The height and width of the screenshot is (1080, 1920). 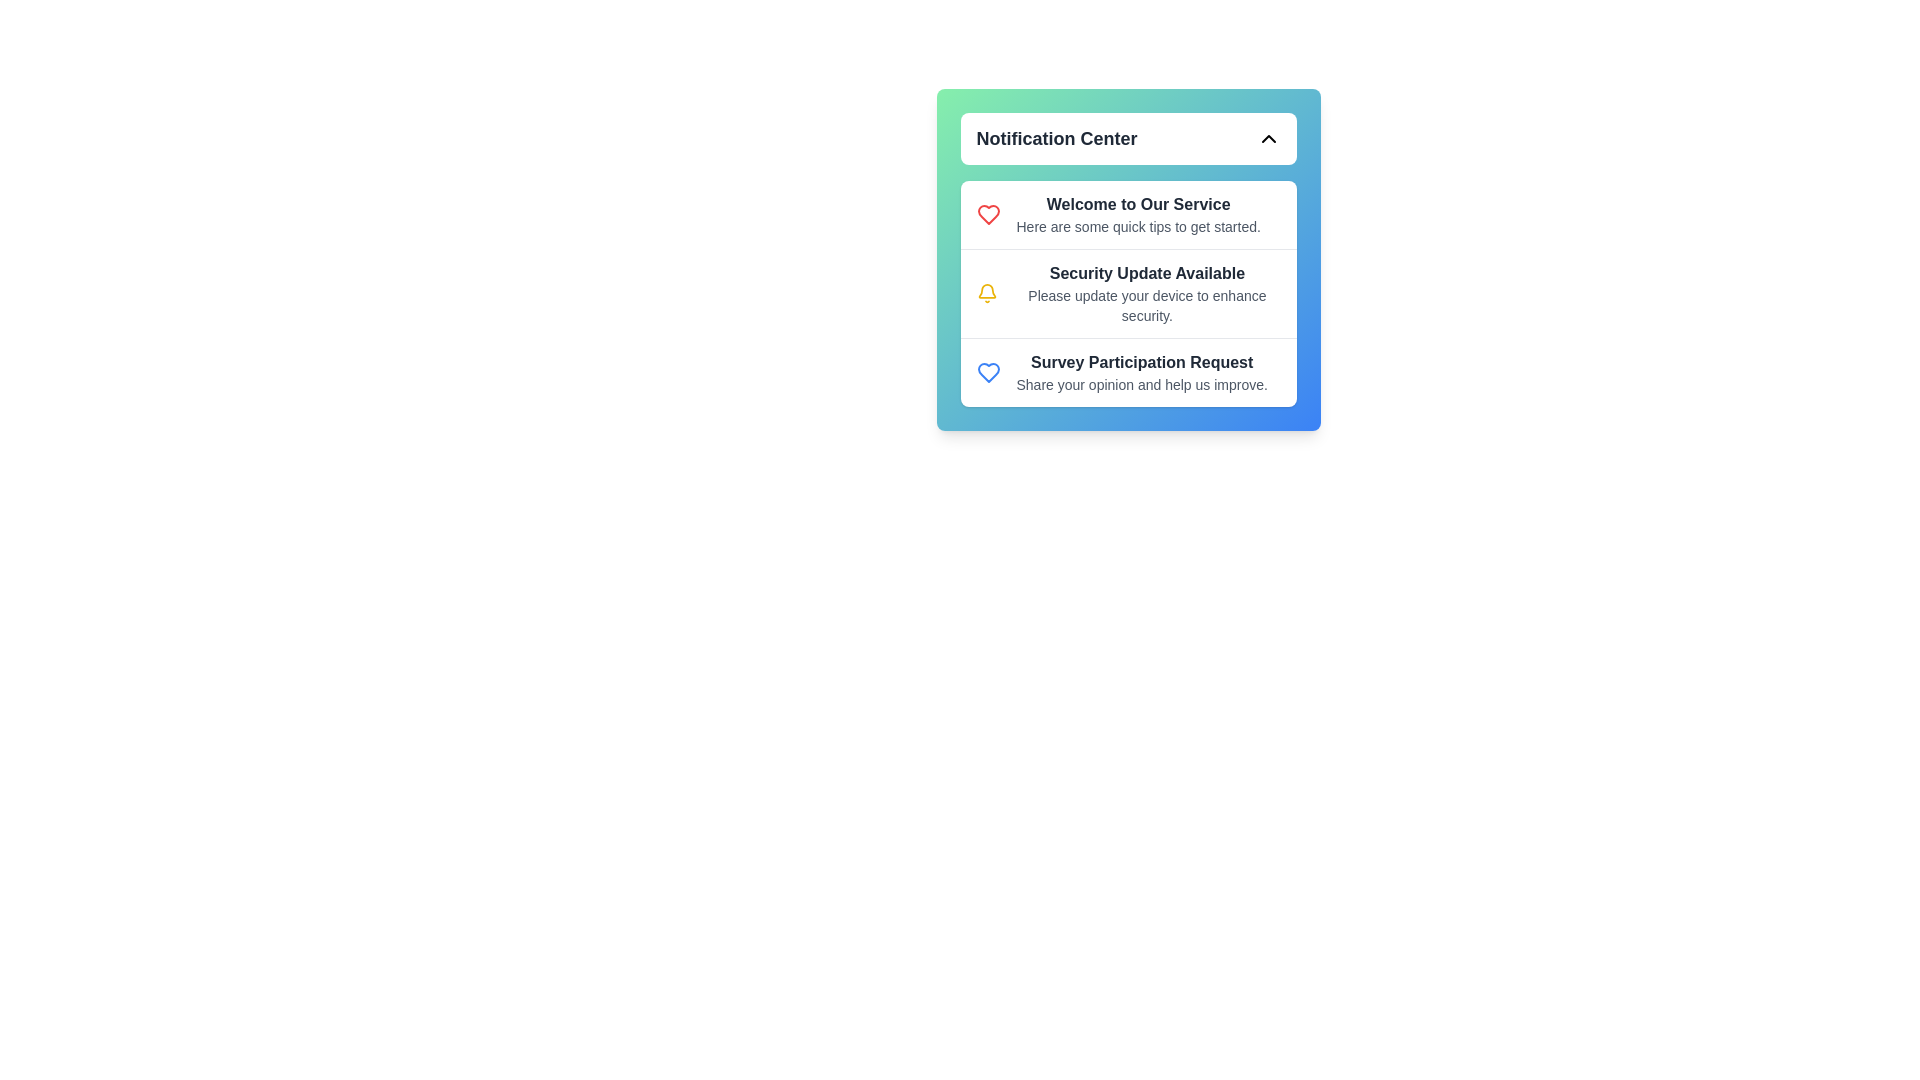 What do you see at coordinates (987, 293) in the screenshot?
I see `the icon associated with the Security Update Available notification` at bounding box center [987, 293].